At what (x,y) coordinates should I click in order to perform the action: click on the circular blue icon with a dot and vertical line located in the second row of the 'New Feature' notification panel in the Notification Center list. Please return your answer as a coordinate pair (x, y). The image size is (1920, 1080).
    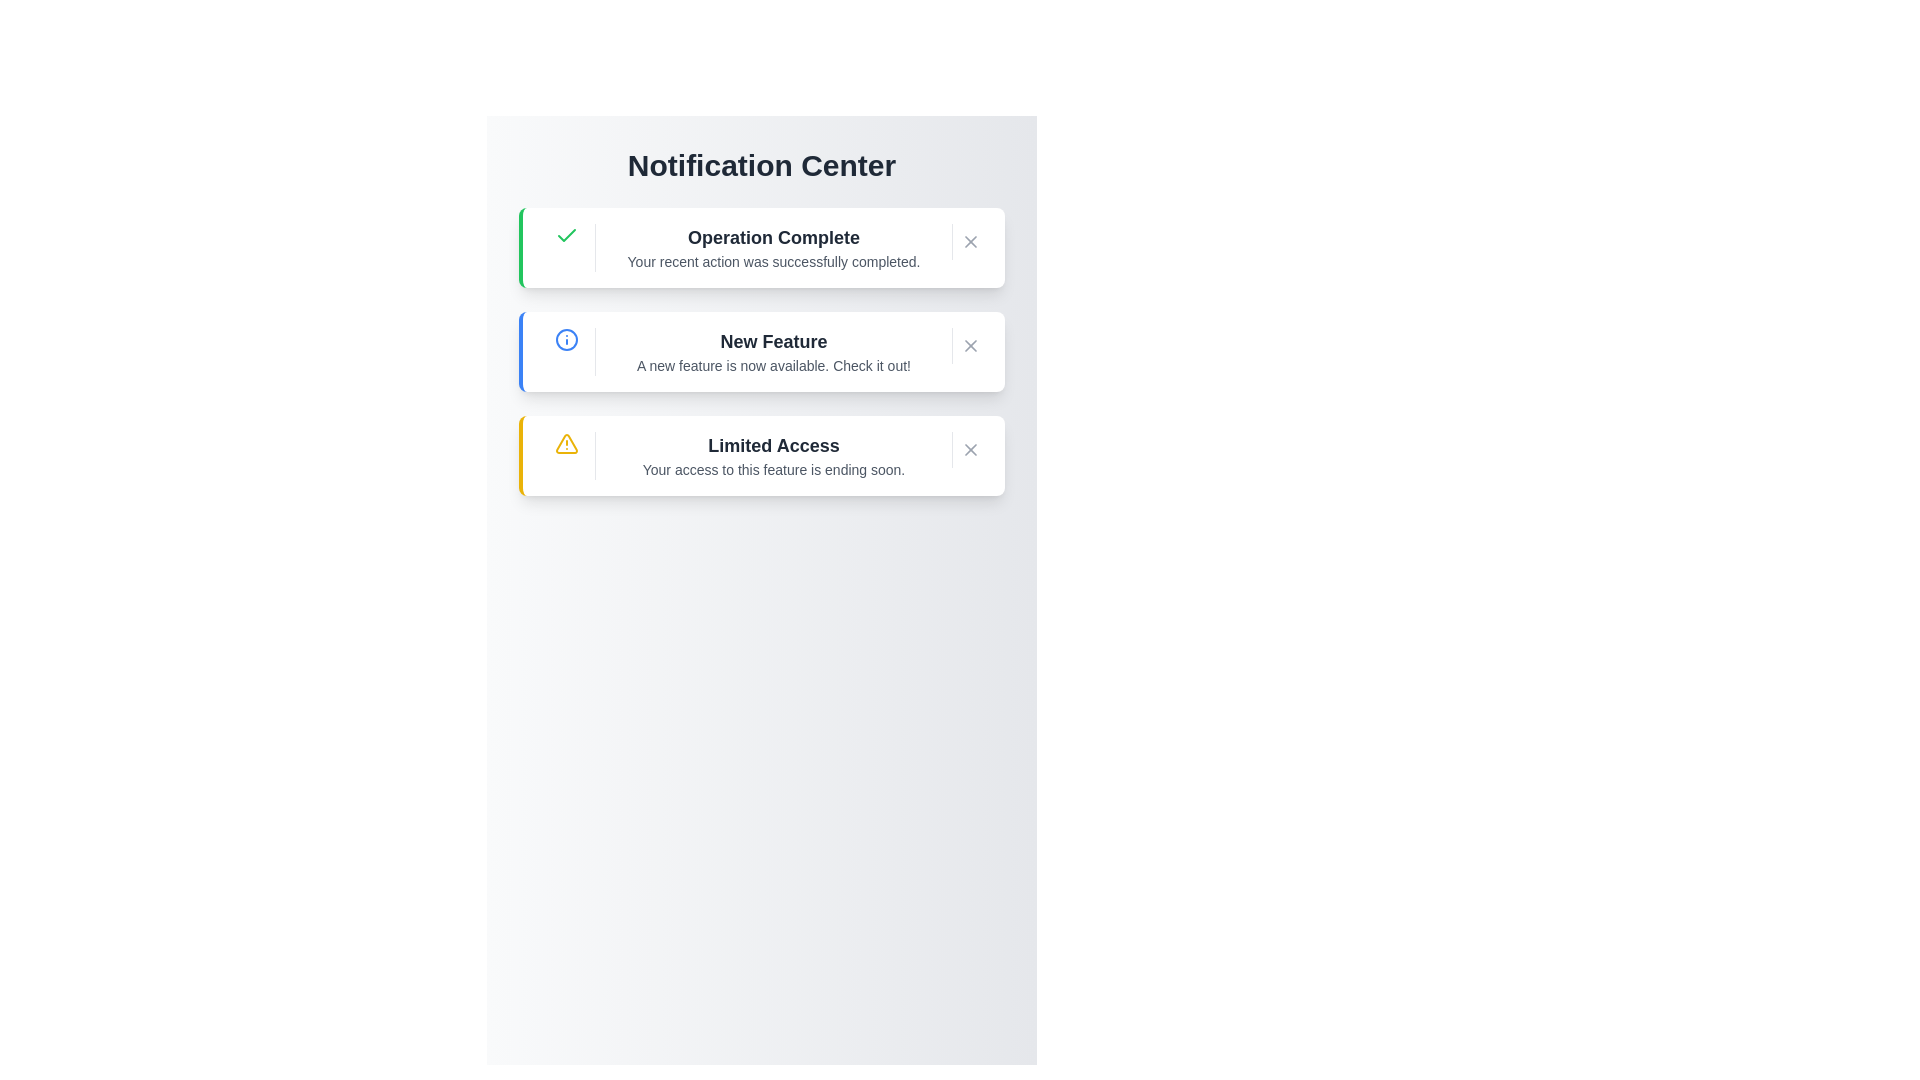
    Looking at the image, I should click on (565, 338).